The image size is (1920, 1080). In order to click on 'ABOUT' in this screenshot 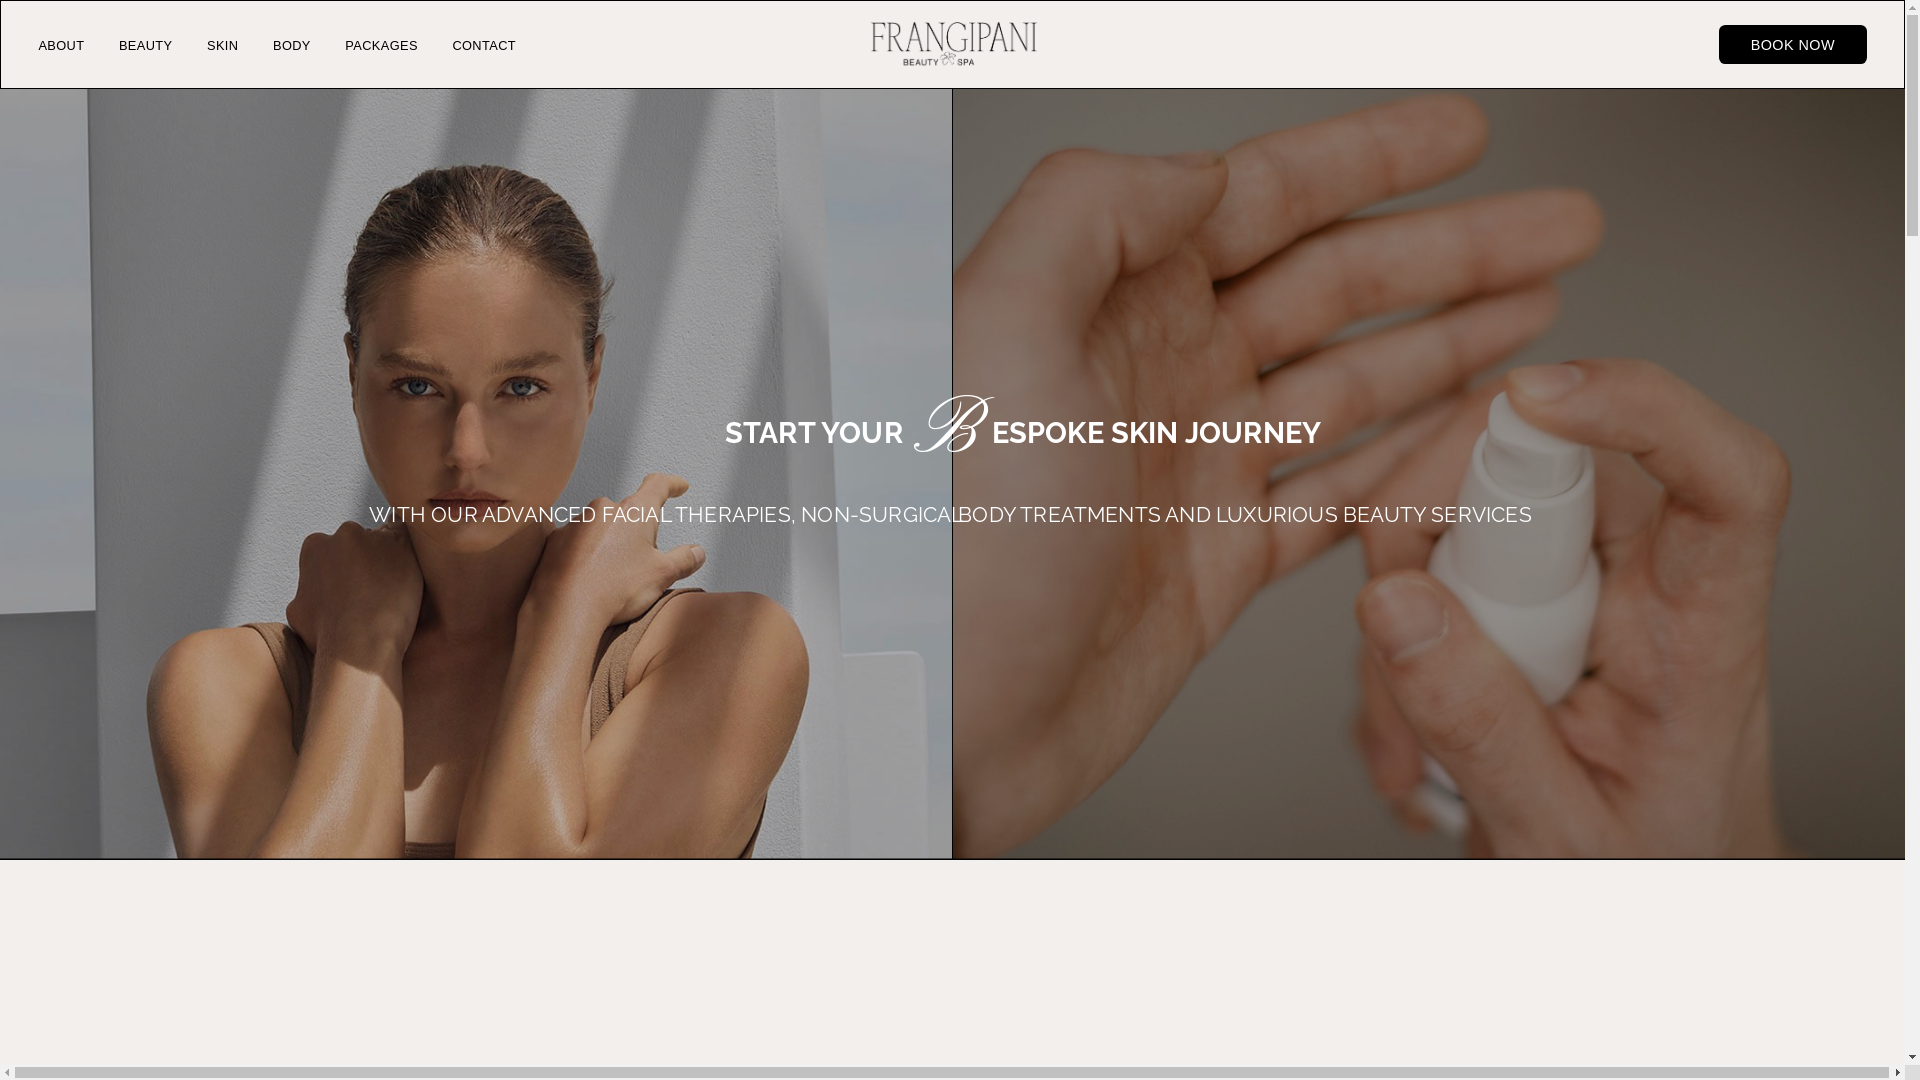, I will do `click(61, 45)`.